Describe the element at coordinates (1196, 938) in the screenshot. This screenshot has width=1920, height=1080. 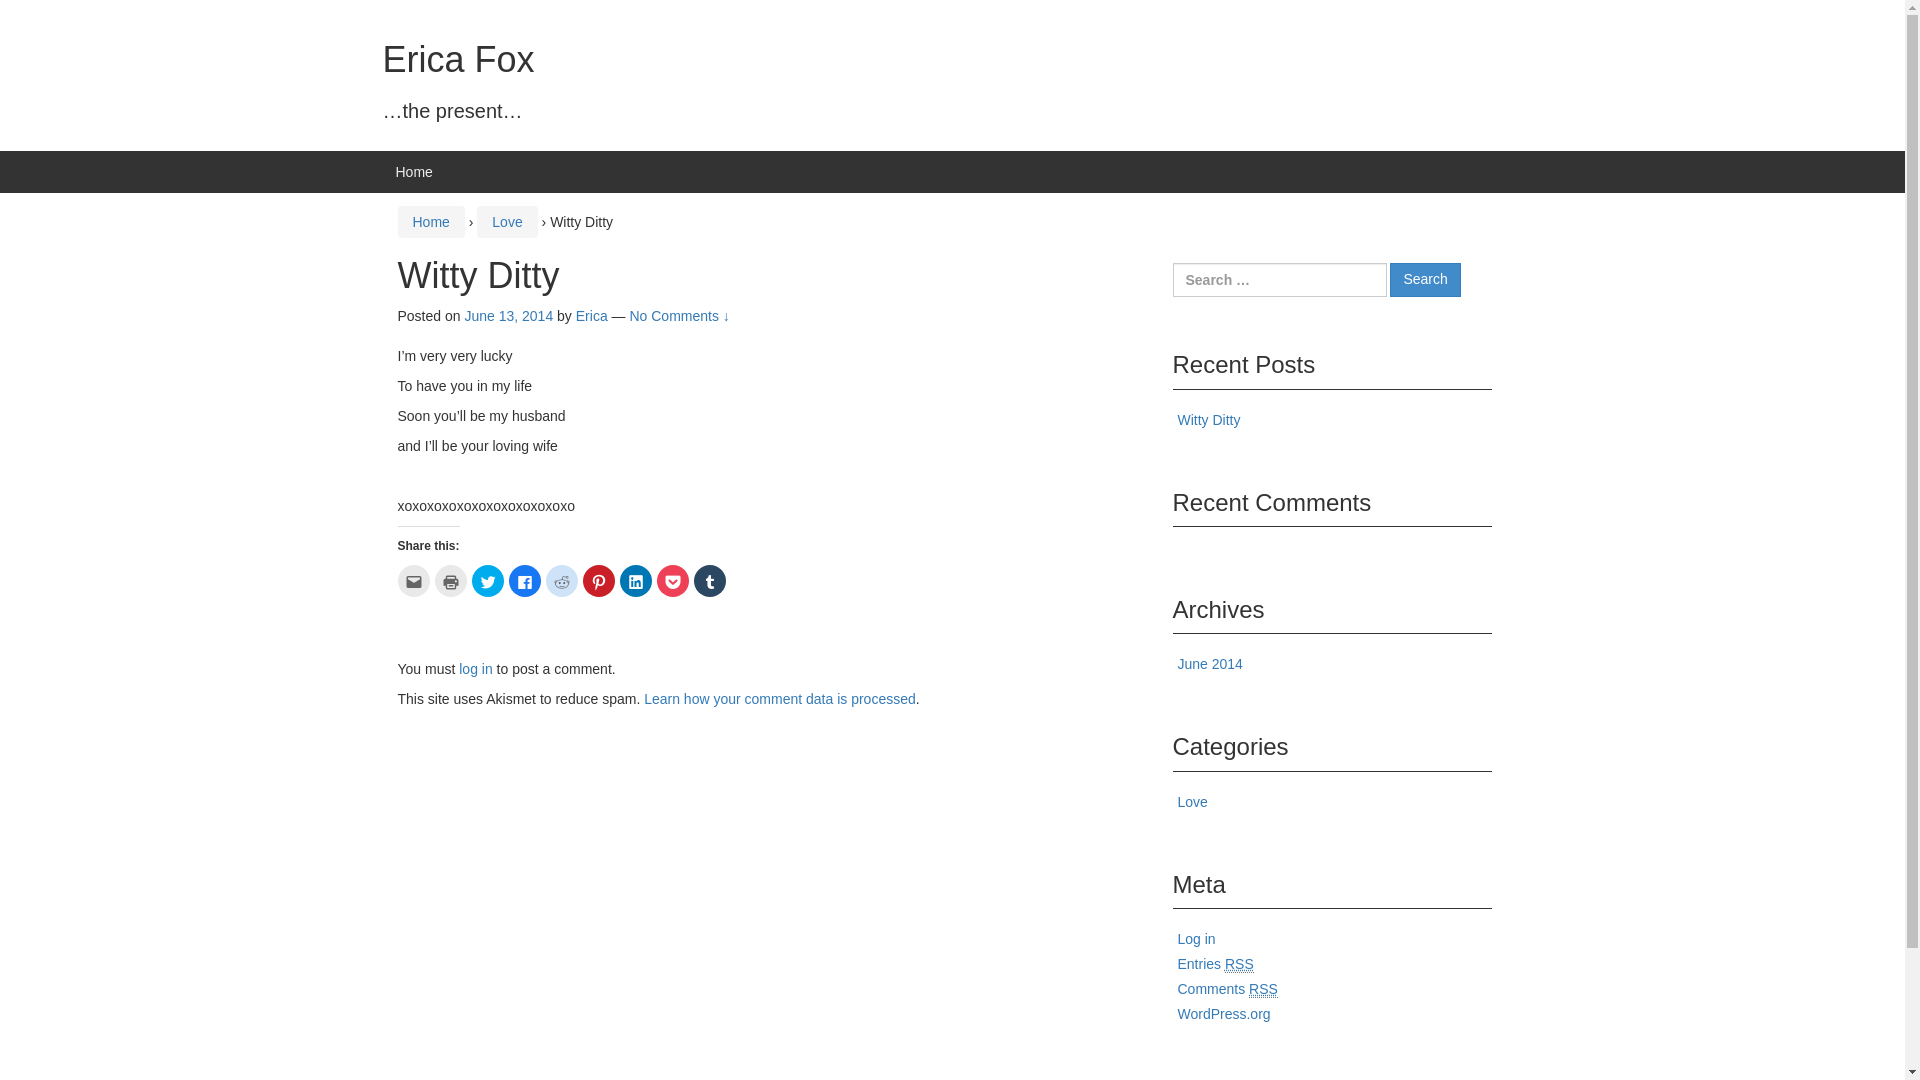
I see `'Log in'` at that location.